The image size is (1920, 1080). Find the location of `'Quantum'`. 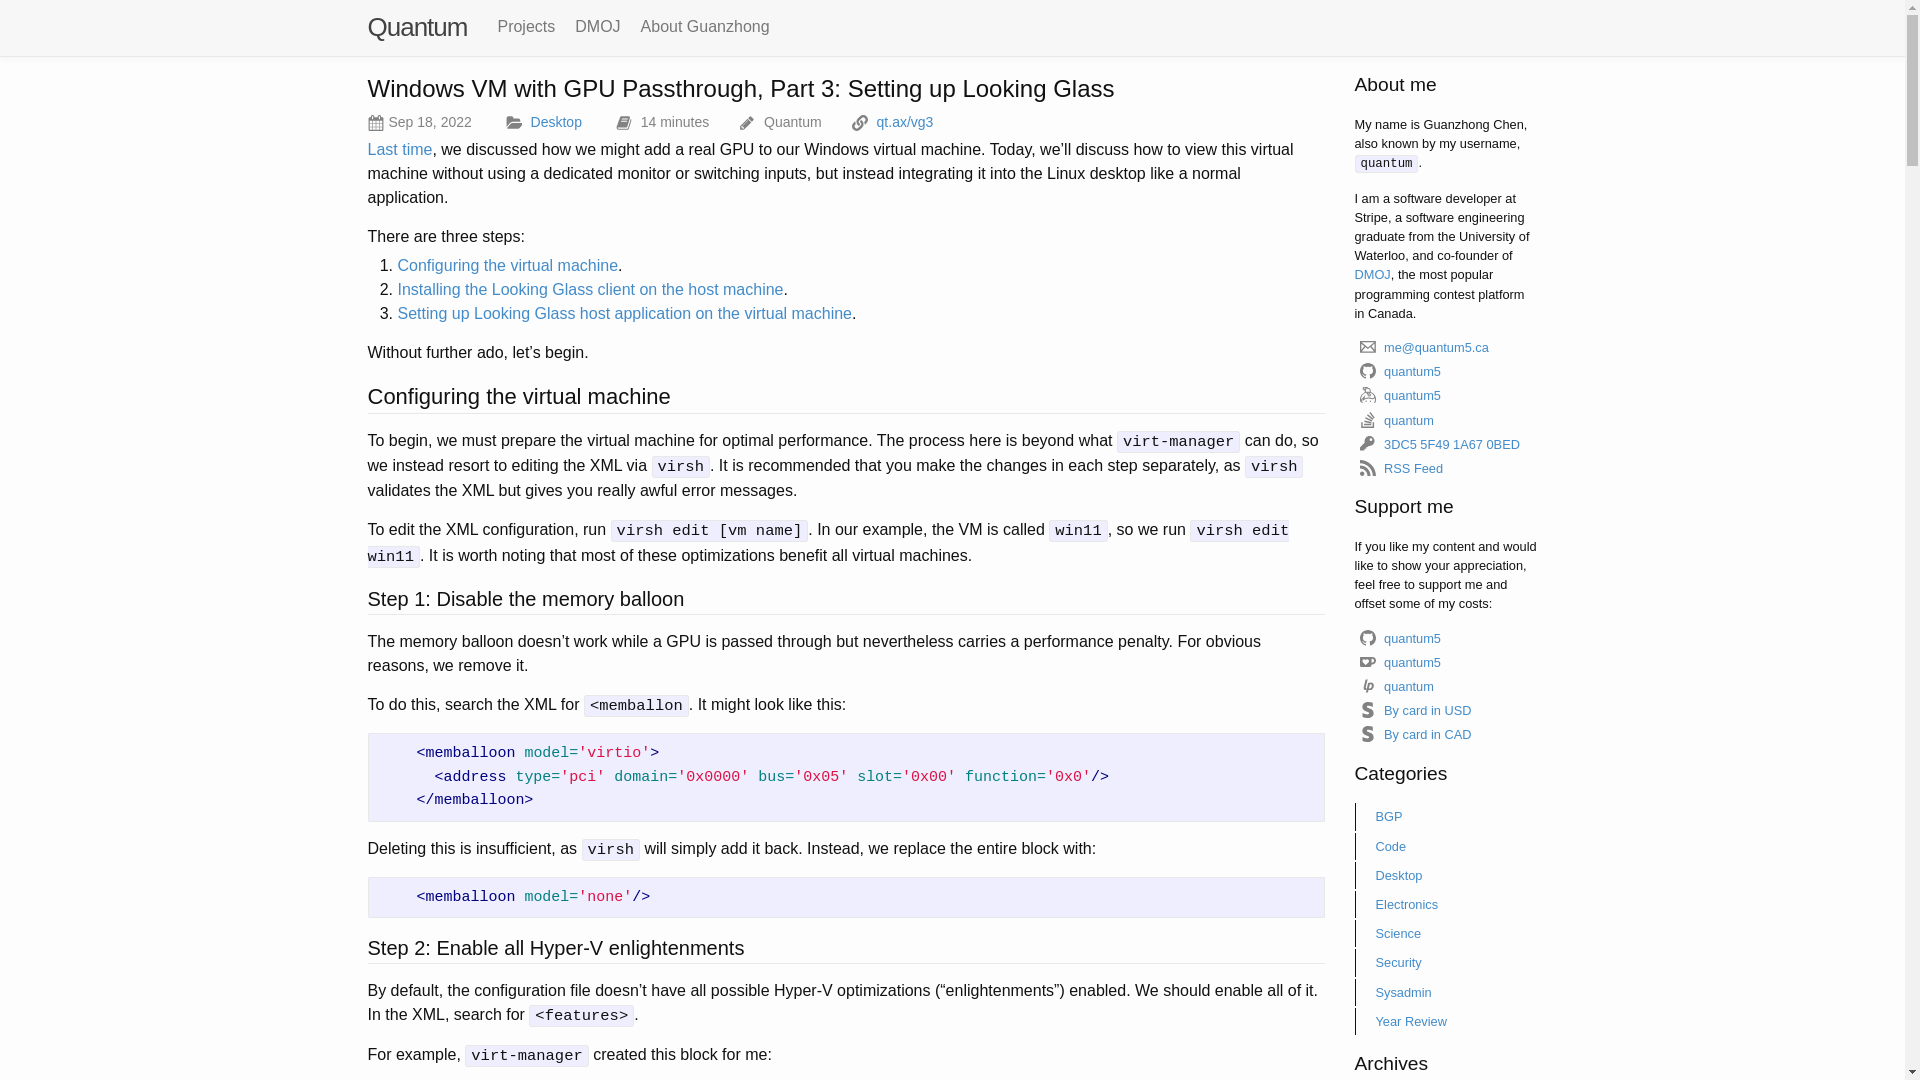

'Quantum' is located at coordinates (368, 27).